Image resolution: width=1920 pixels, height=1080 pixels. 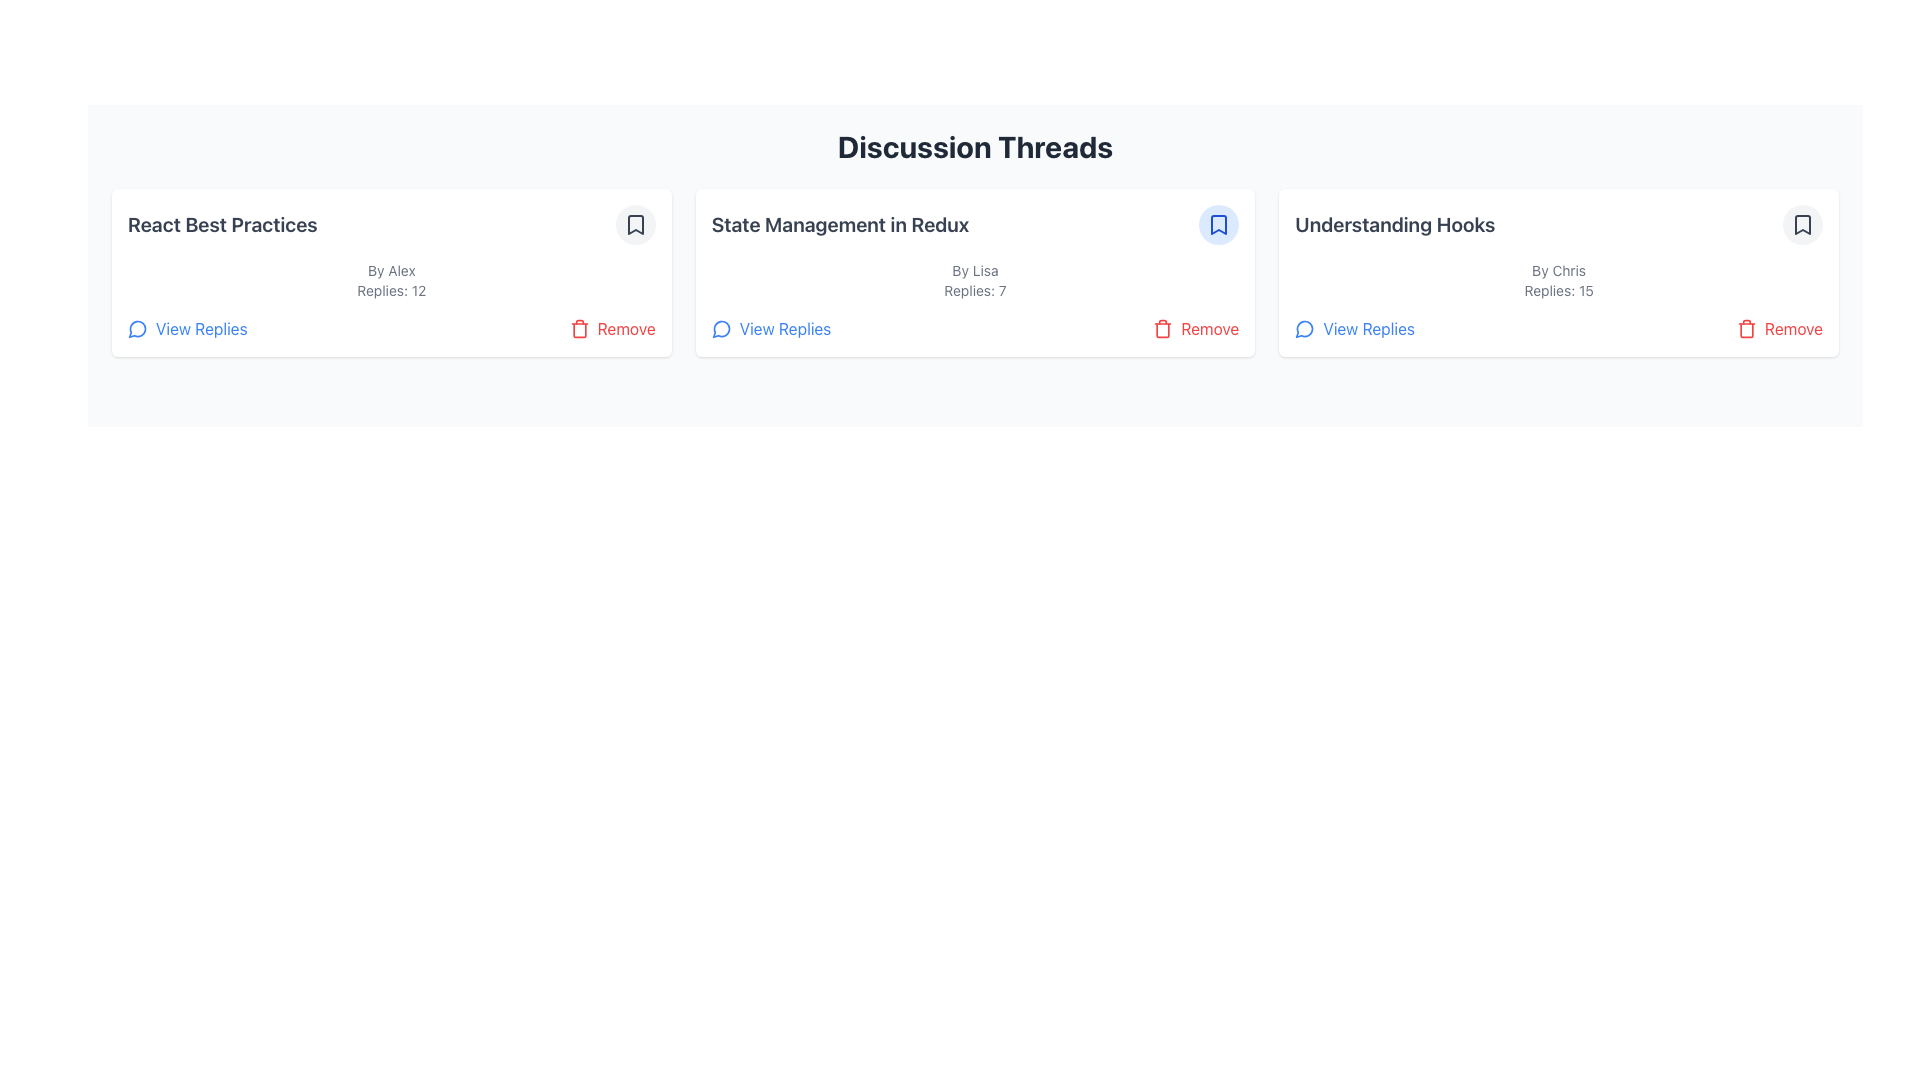 I want to click on the 'Discussion Threads' heading text, which is styled with a large bold font and located at the top center of the interface, above the discussion cards, so click(x=975, y=145).